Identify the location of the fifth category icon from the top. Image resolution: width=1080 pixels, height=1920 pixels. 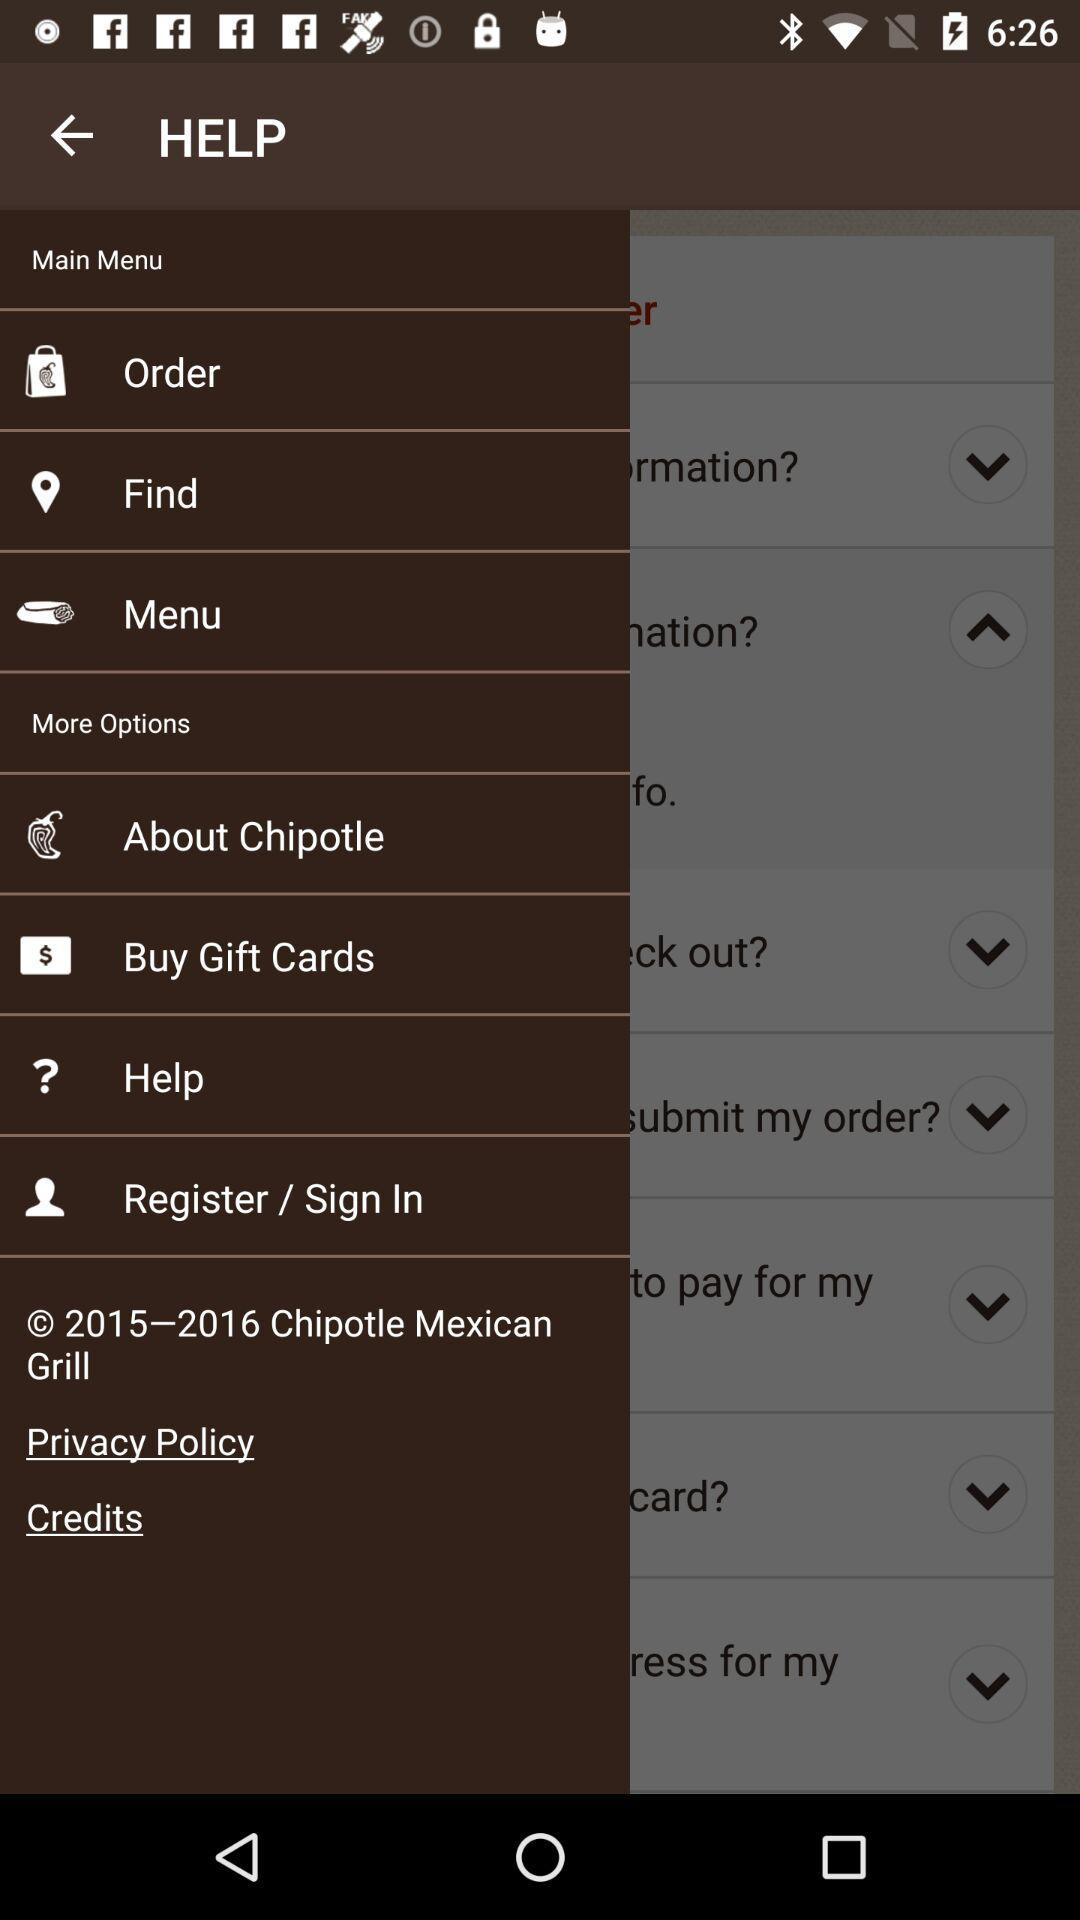
(45, 954).